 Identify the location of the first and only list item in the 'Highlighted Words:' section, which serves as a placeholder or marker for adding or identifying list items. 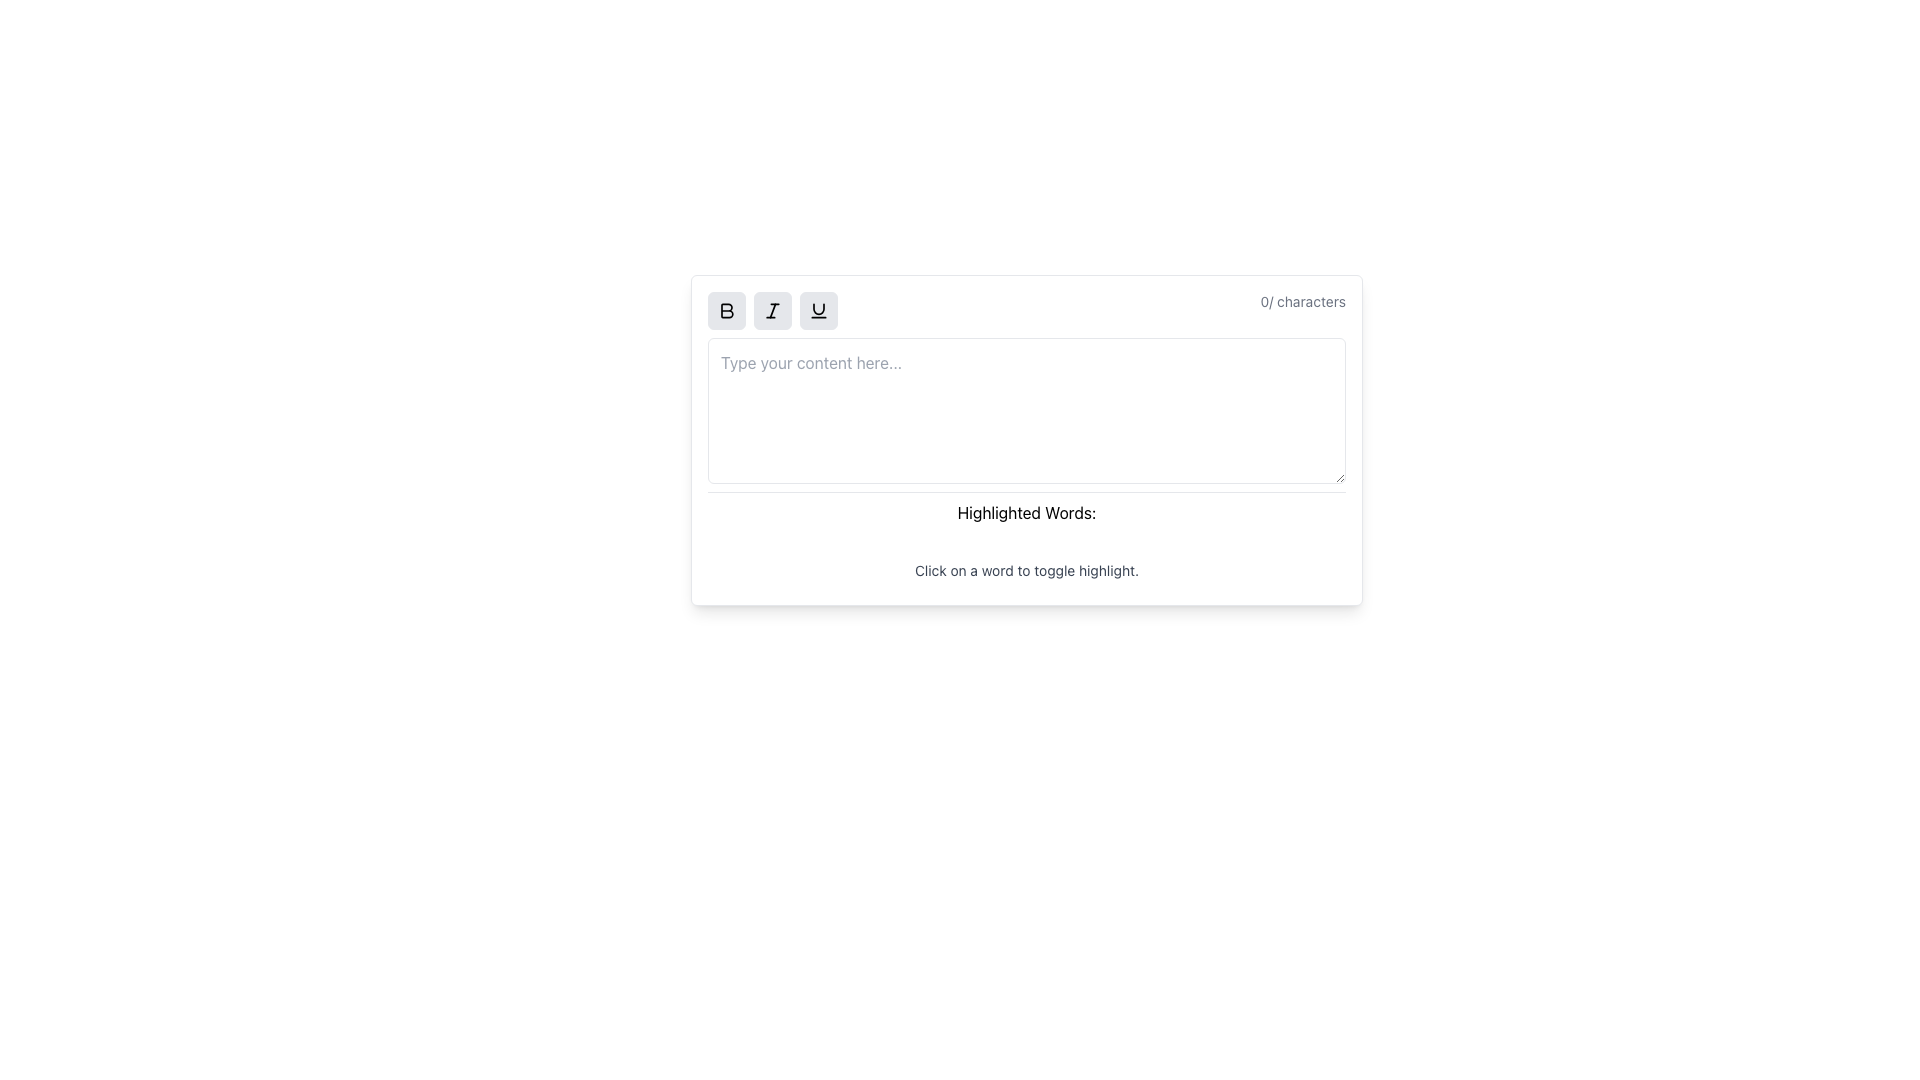
(1027, 535).